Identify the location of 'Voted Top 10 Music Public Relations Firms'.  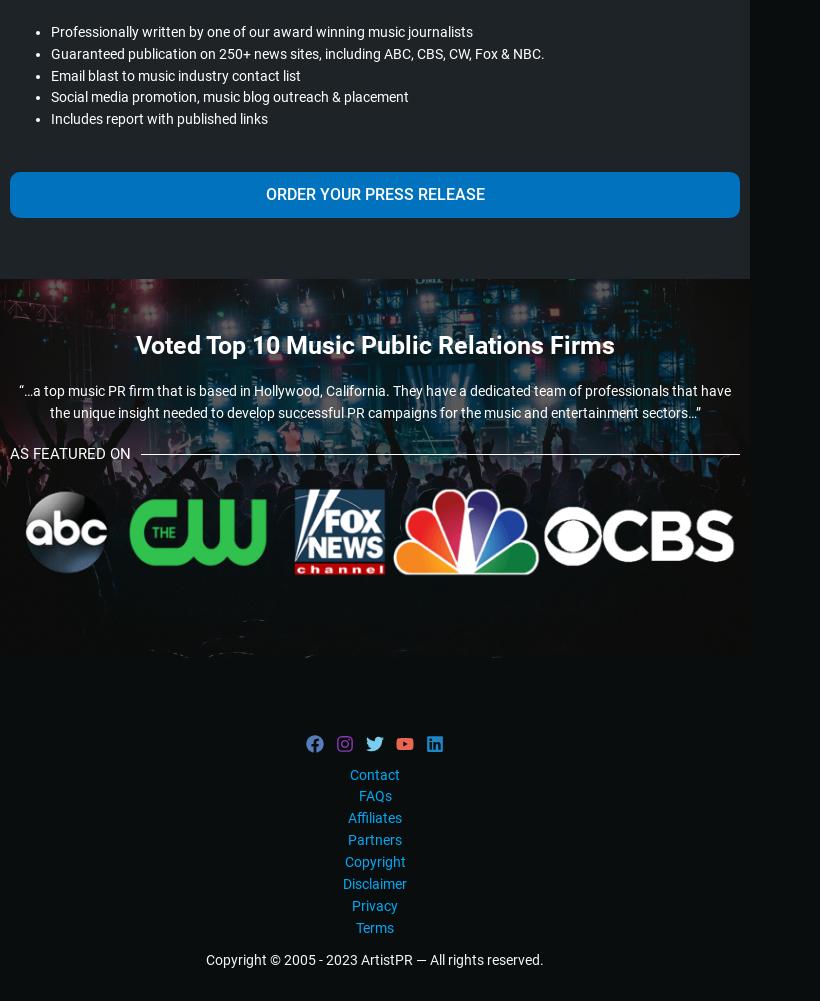
(374, 345).